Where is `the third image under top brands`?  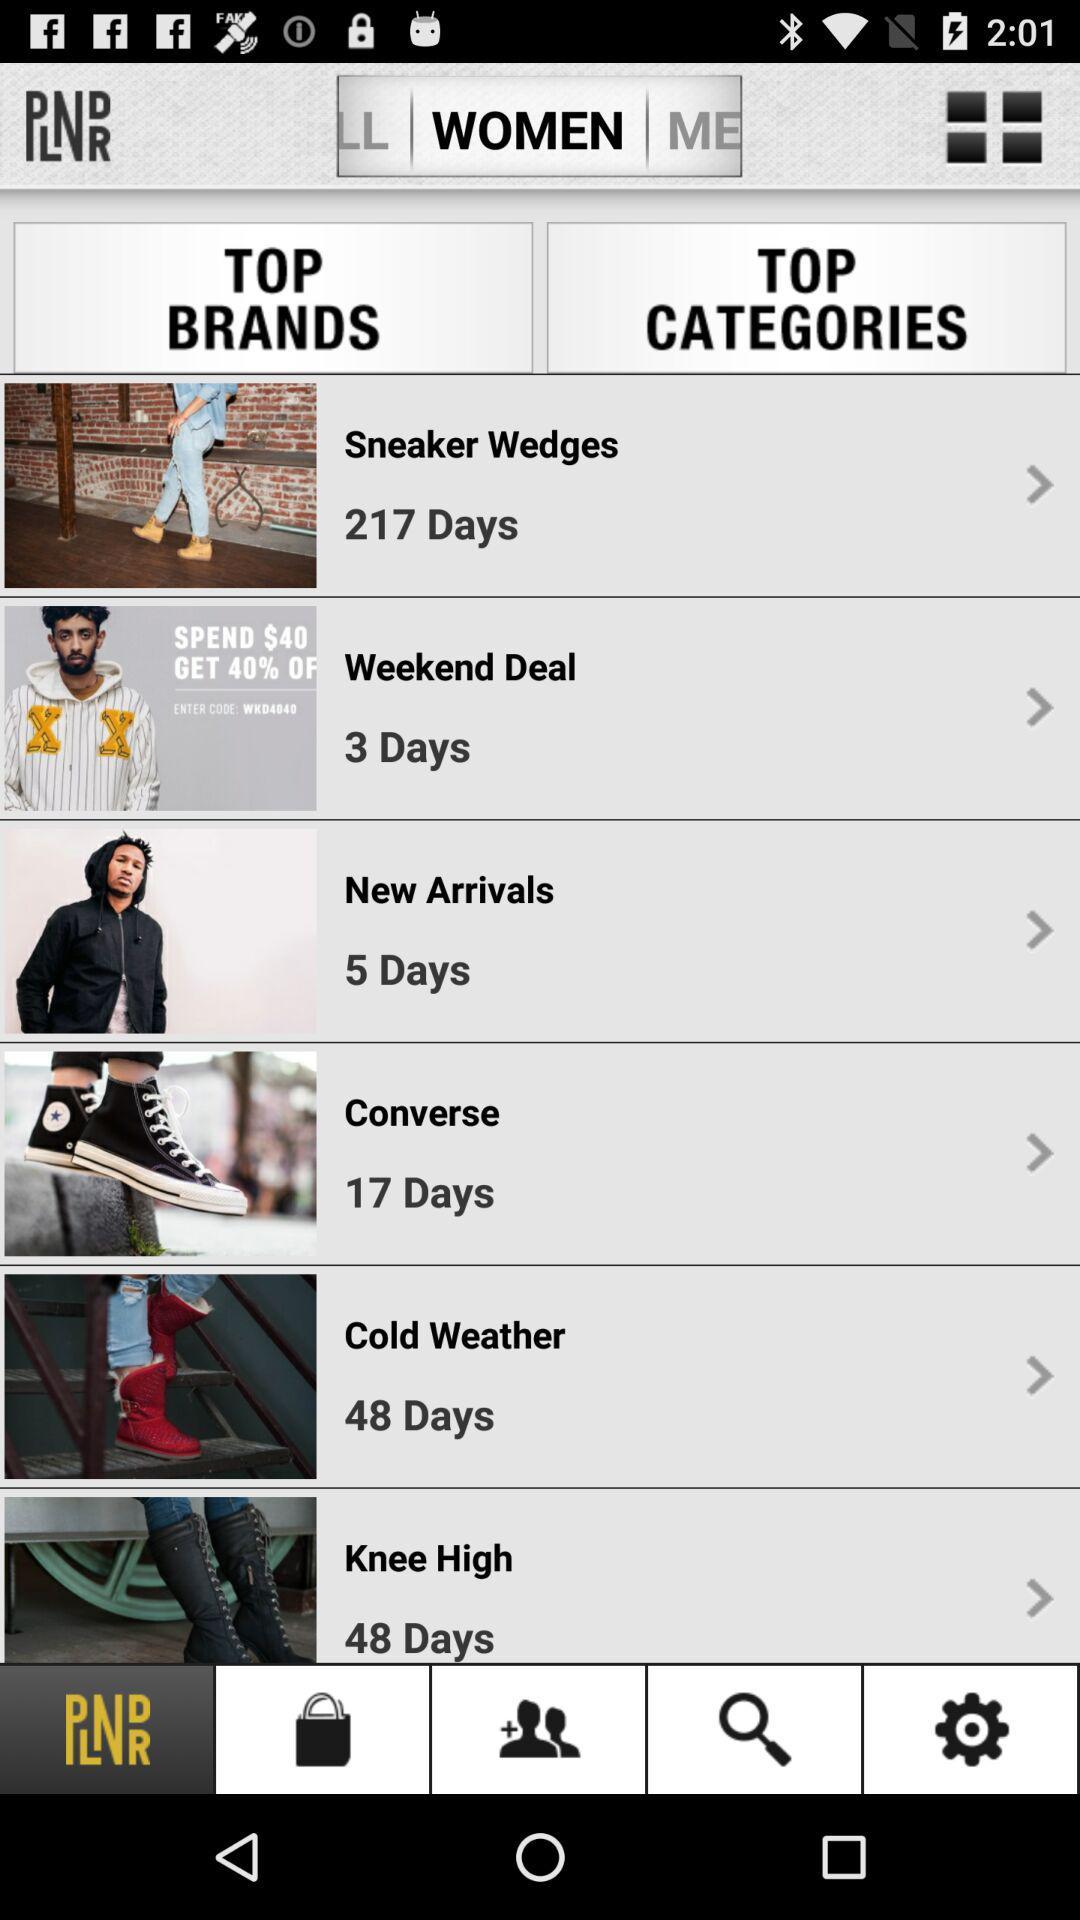
the third image under top brands is located at coordinates (159, 930).